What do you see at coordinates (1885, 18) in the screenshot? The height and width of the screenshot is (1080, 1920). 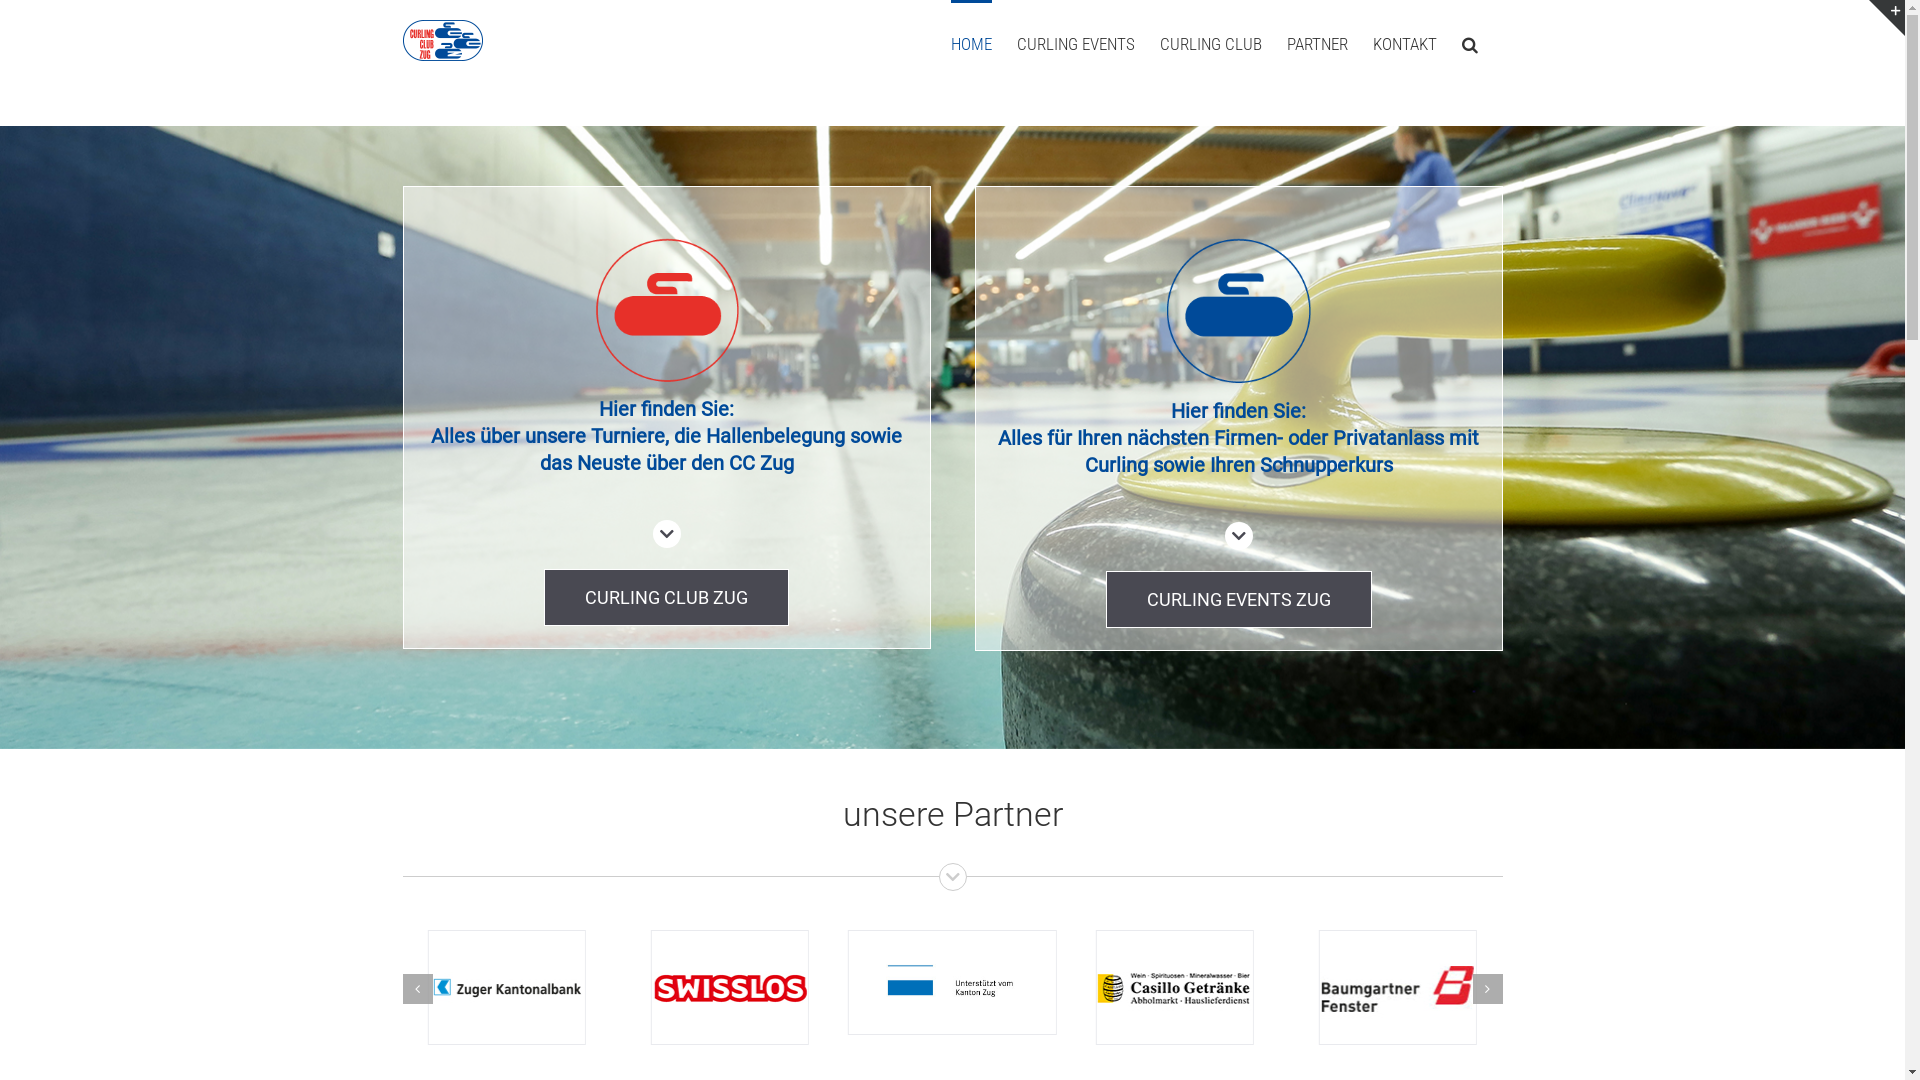 I see `'Toggle Sliding Bar Area'` at bounding box center [1885, 18].